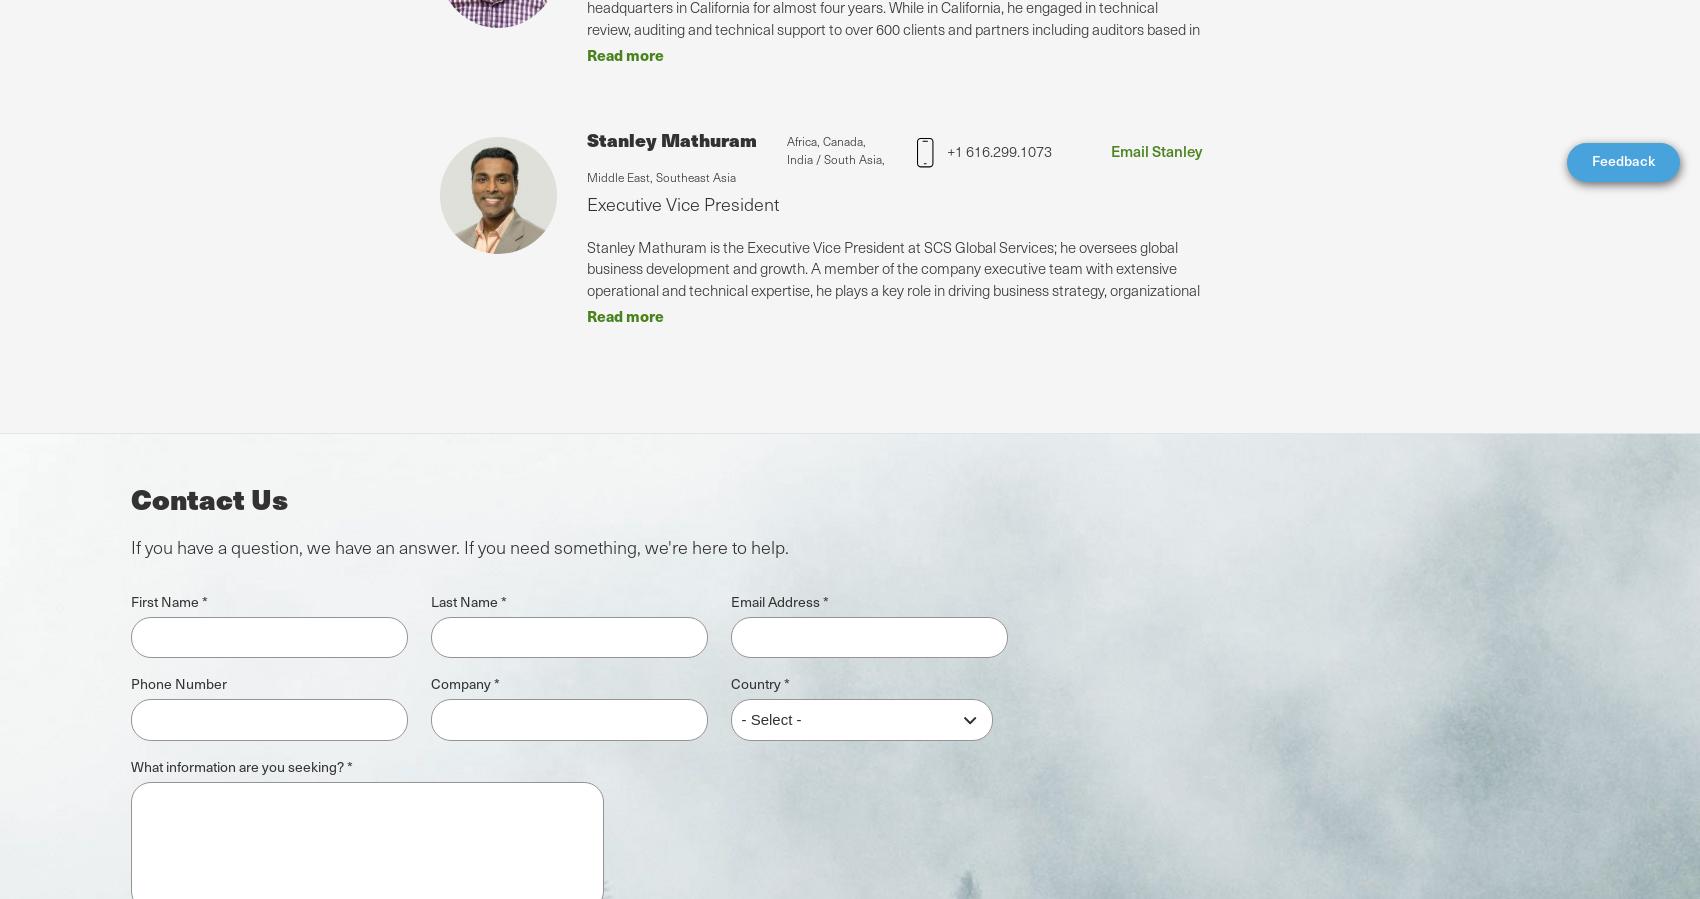 The height and width of the screenshot is (899, 1700). I want to click on 'English', so click(72, 820).